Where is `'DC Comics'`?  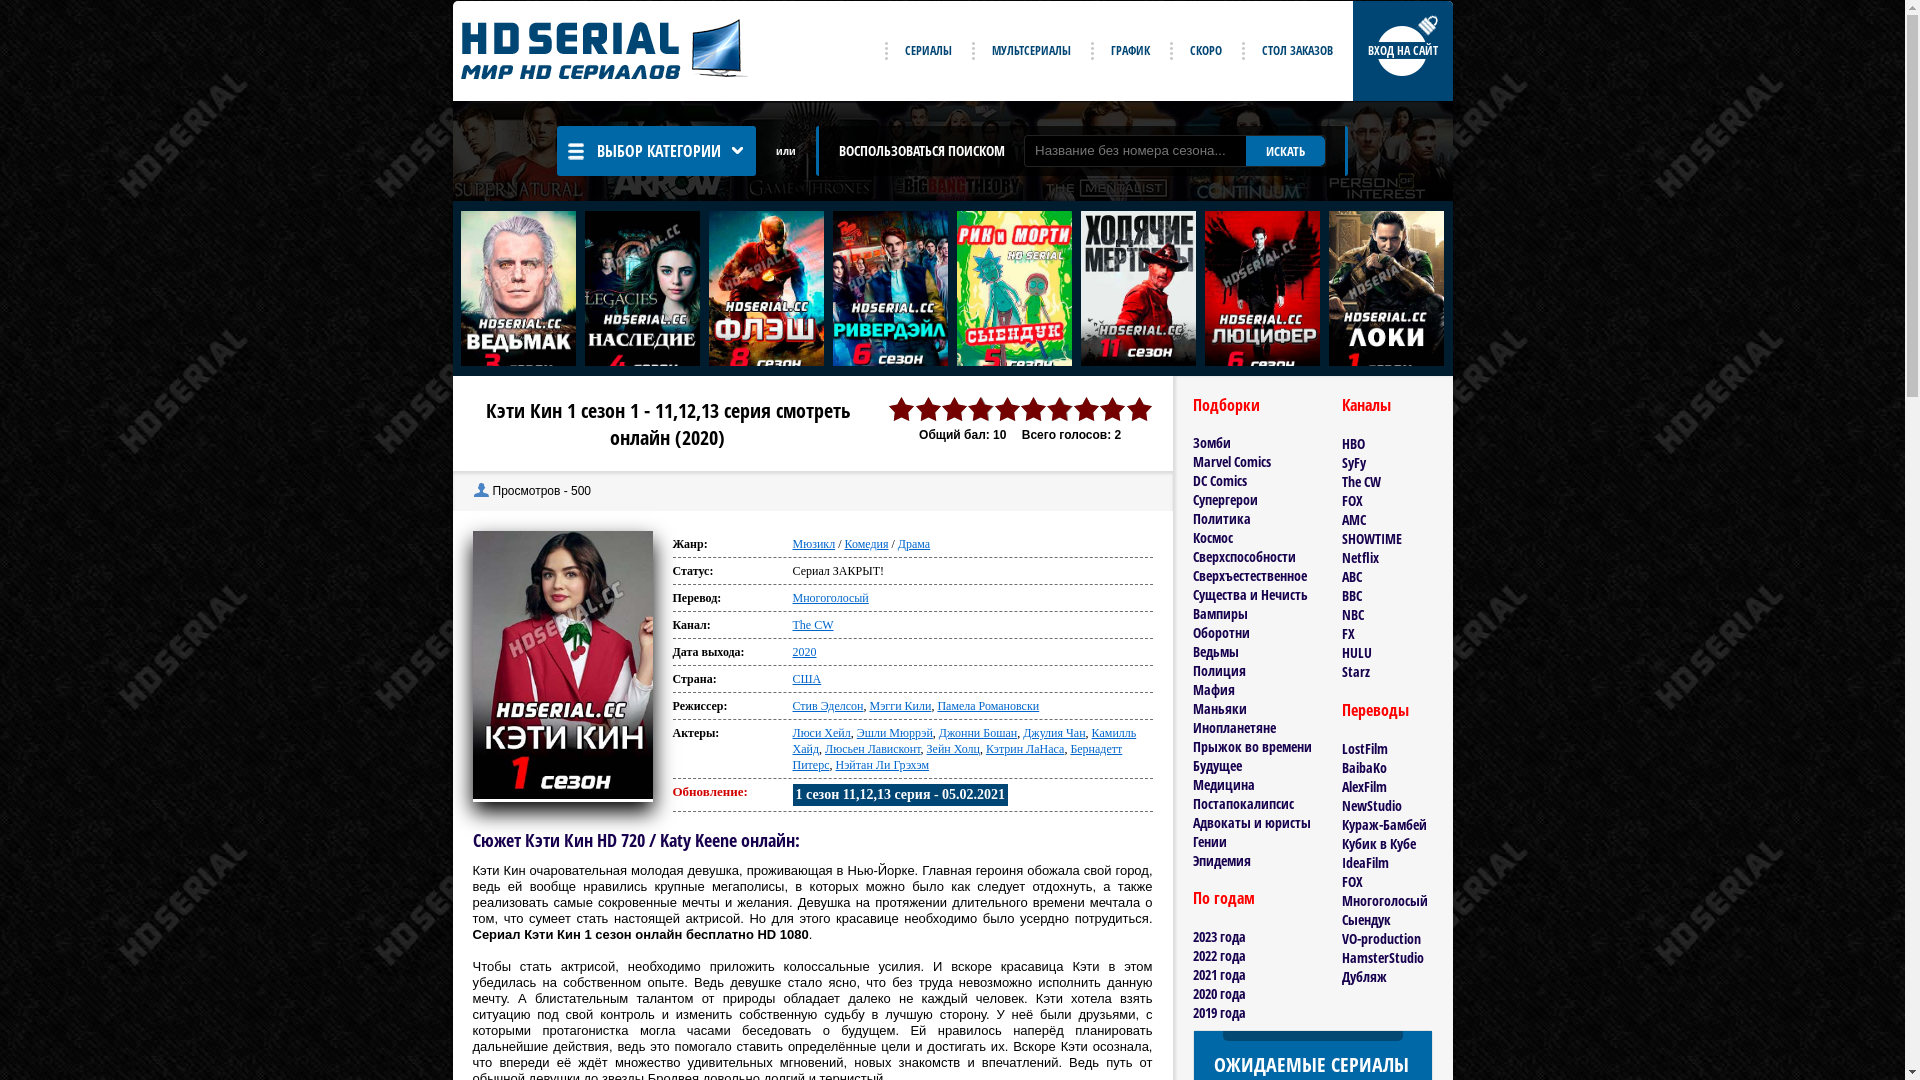
'DC Comics' is located at coordinates (1218, 480).